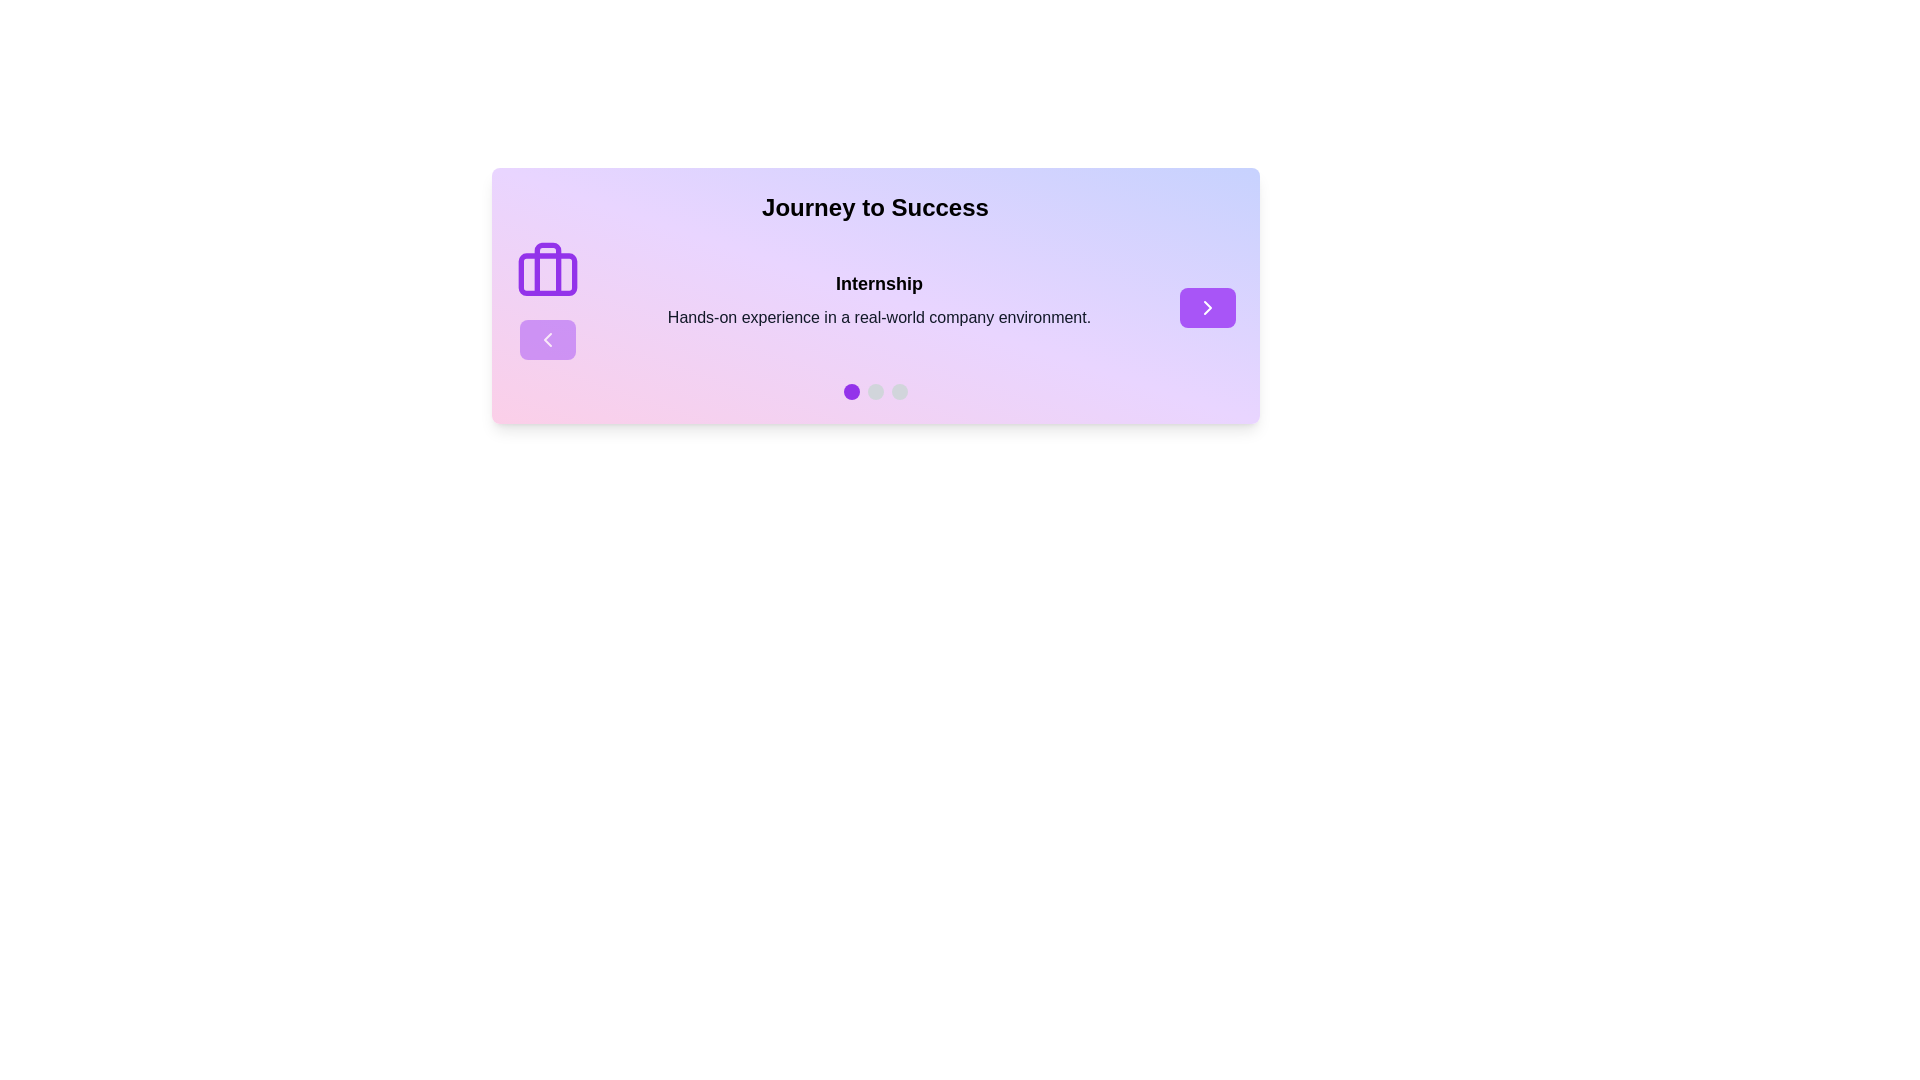 The height and width of the screenshot is (1080, 1920). What do you see at coordinates (547, 268) in the screenshot?
I see `the narrow vertical rectangle icon that represents the handle of the briefcase icon, centrally positioned within the briefcase graphic on the left side of the card element` at bounding box center [547, 268].